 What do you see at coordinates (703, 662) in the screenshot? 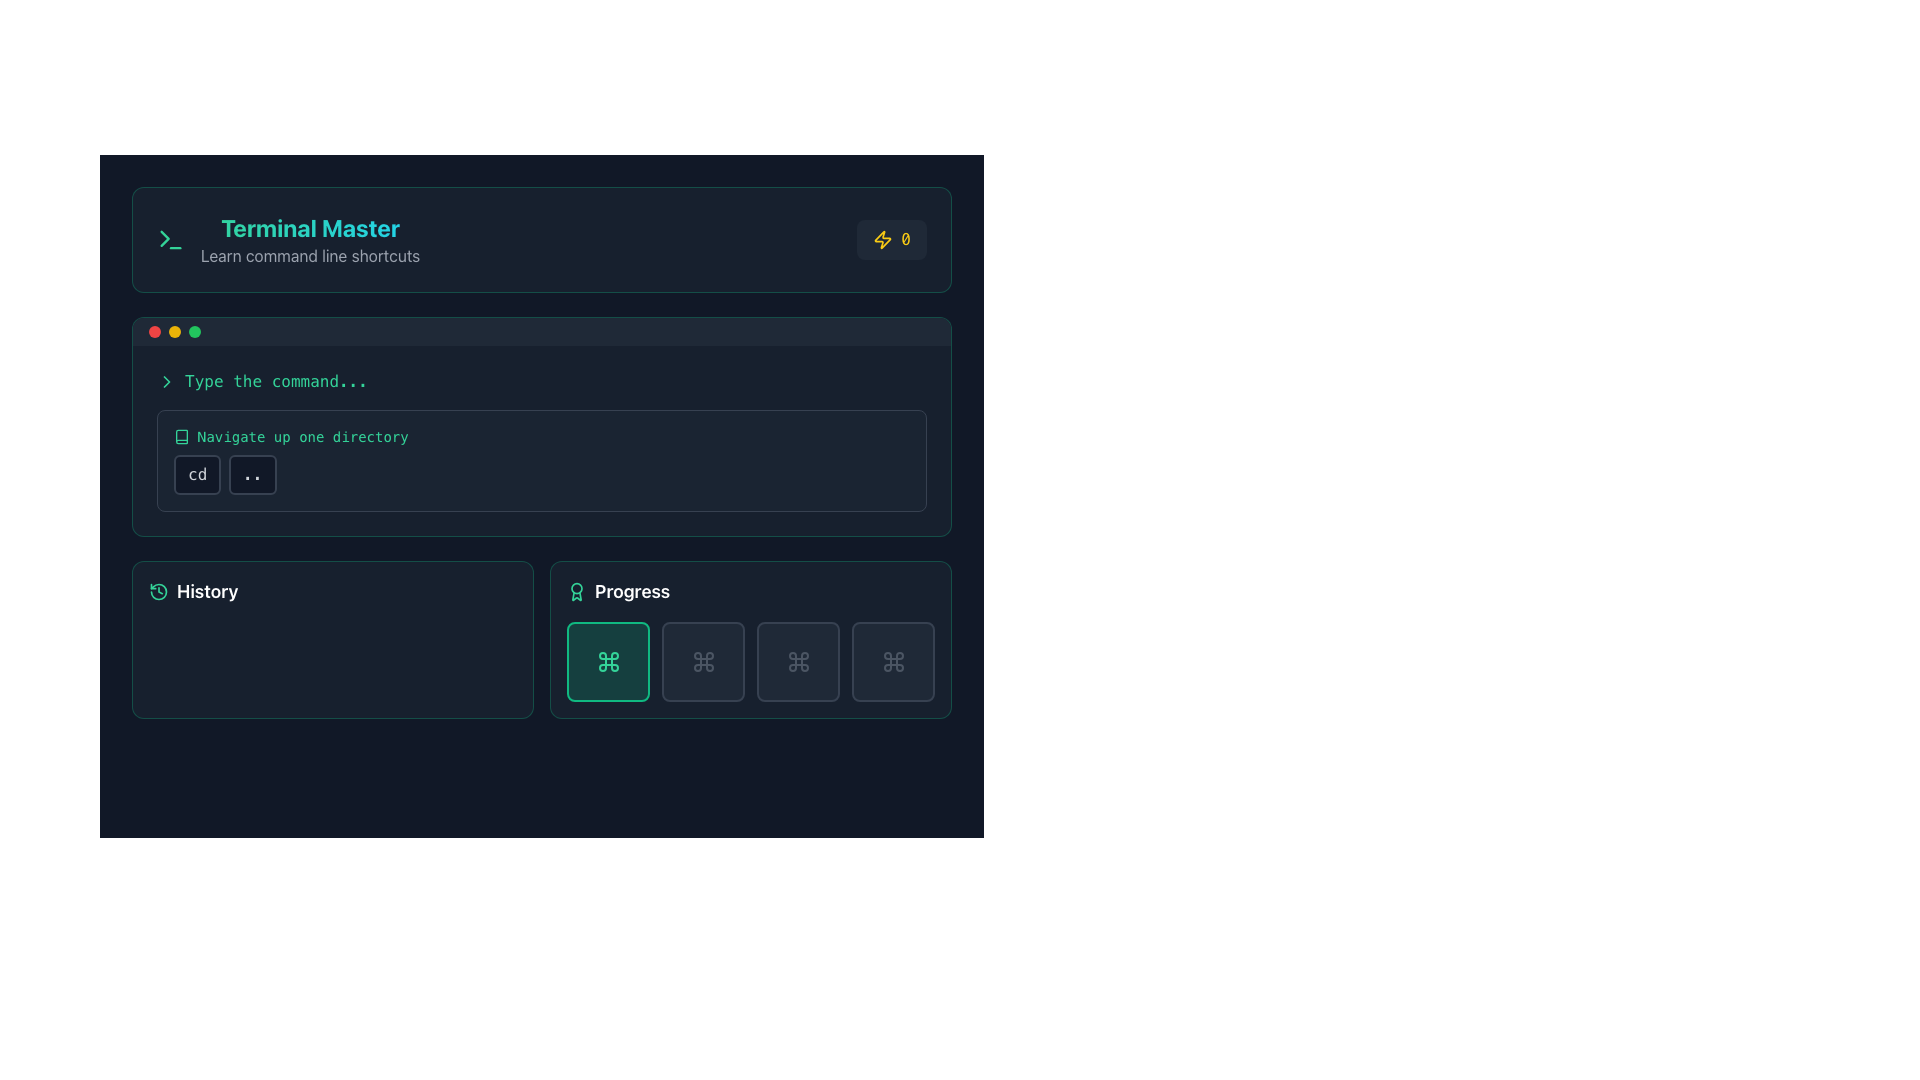
I see `the second button in the second row of the grid layout within the 'Progress' section, which has a dark gray background and a command-like symbol icon in the center` at bounding box center [703, 662].